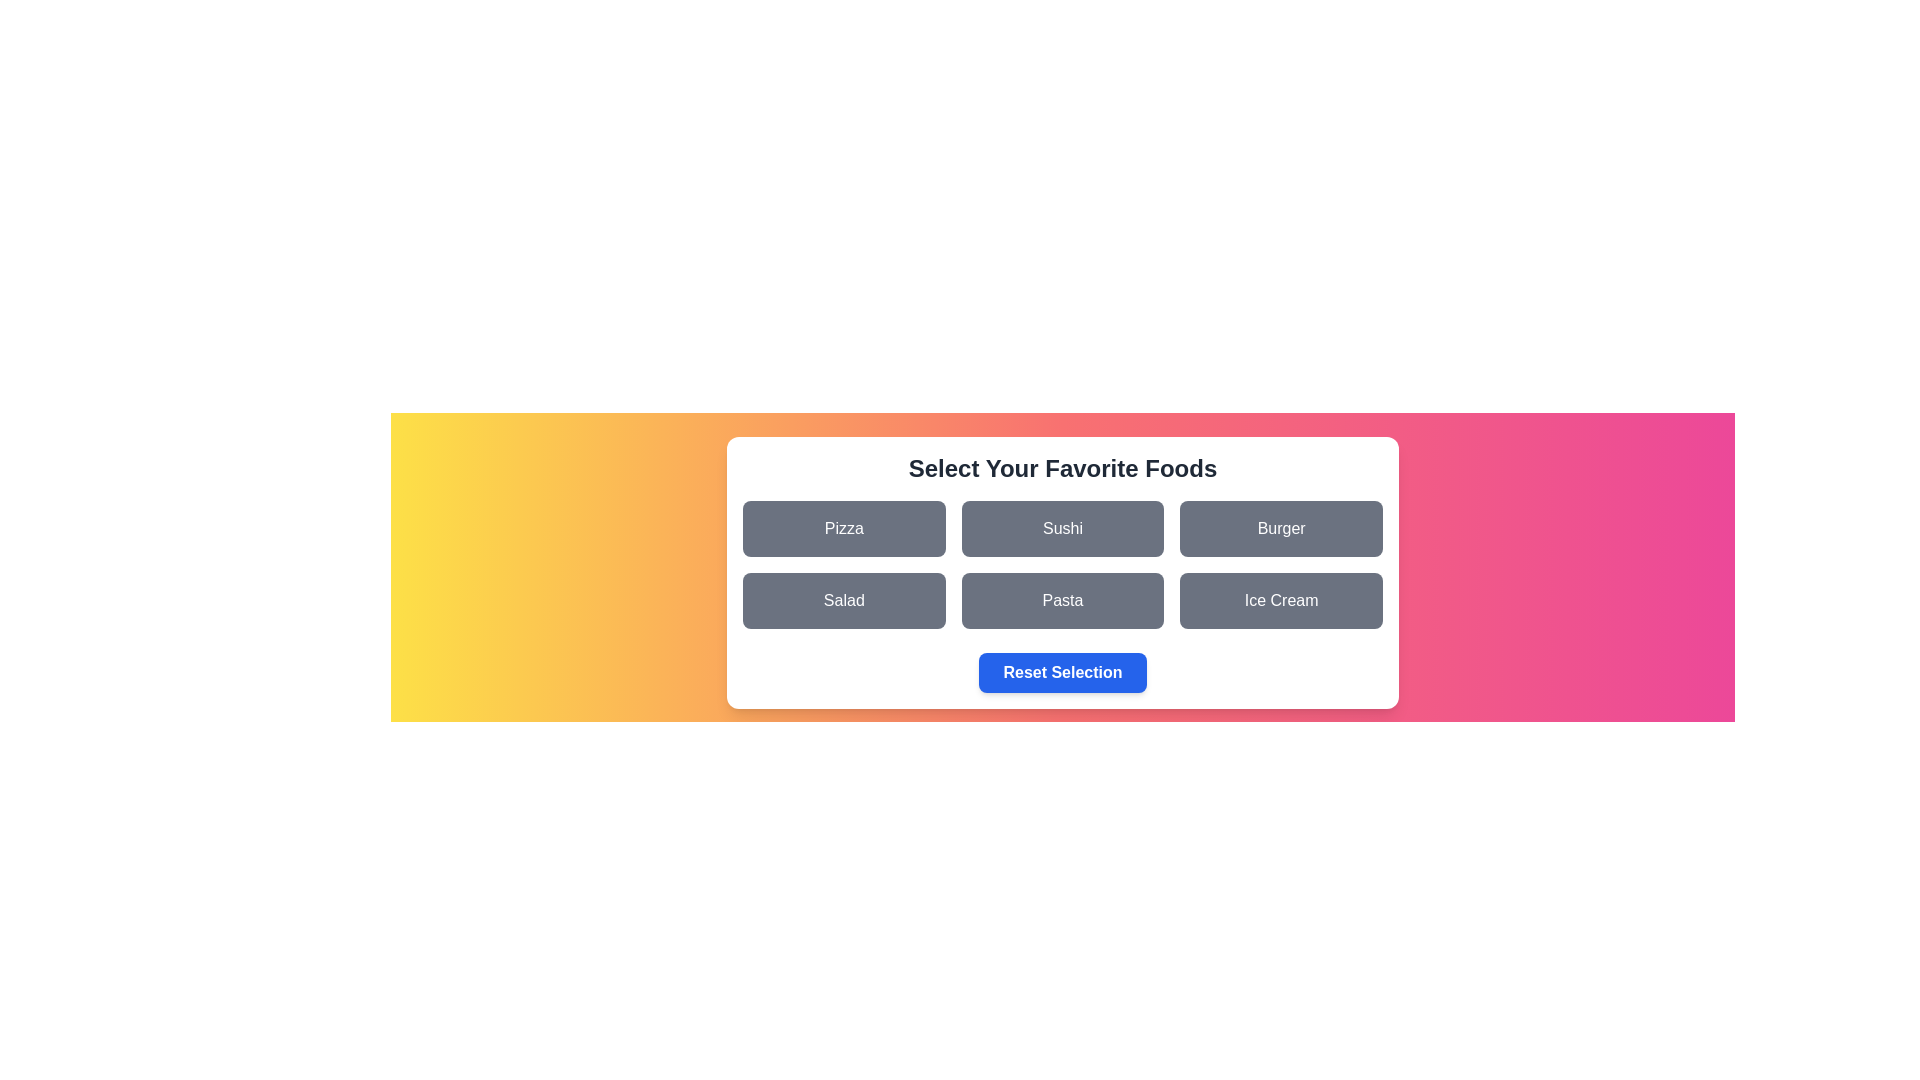 This screenshot has height=1080, width=1920. Describe the element at coordinates (1281, 527) in the screenshot. I see `the food item Burger to observe the hover effect` at that location.